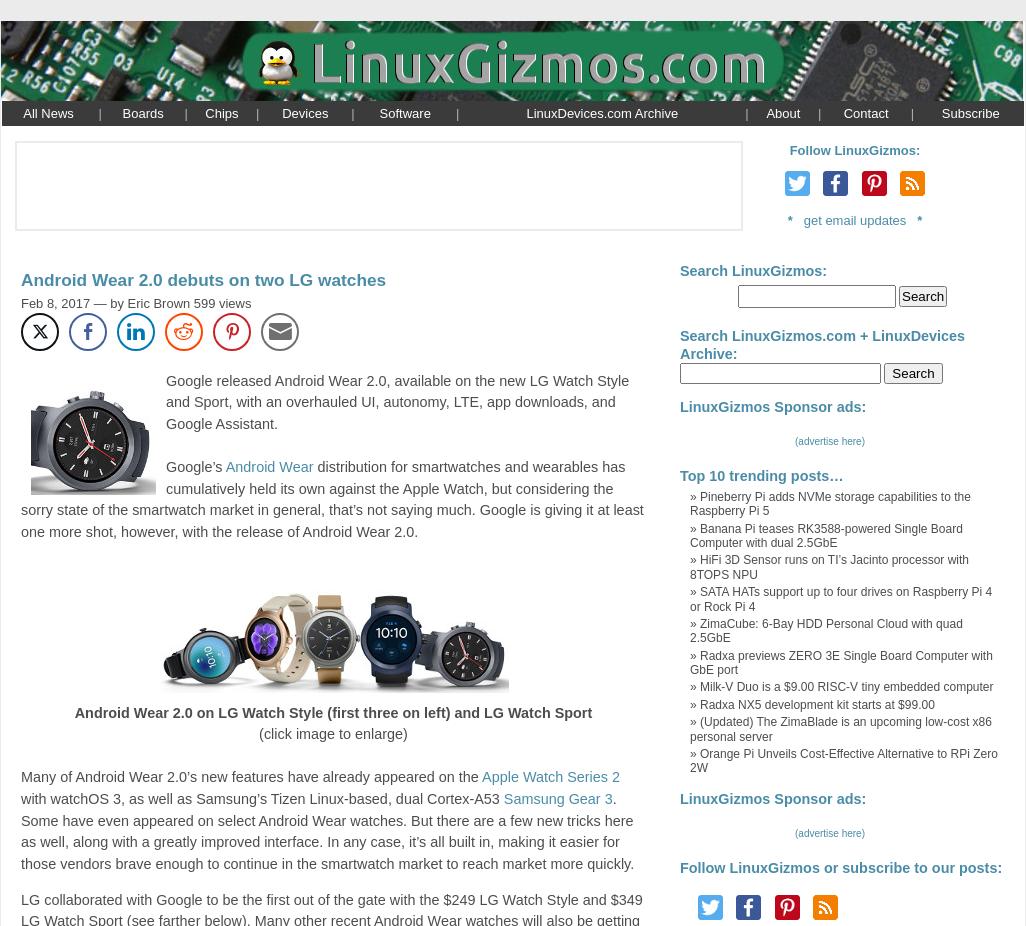  What do you see at coordinates (221, 111) in the screenshot?
I see `'Chips'` at bounding box center [221, 111].